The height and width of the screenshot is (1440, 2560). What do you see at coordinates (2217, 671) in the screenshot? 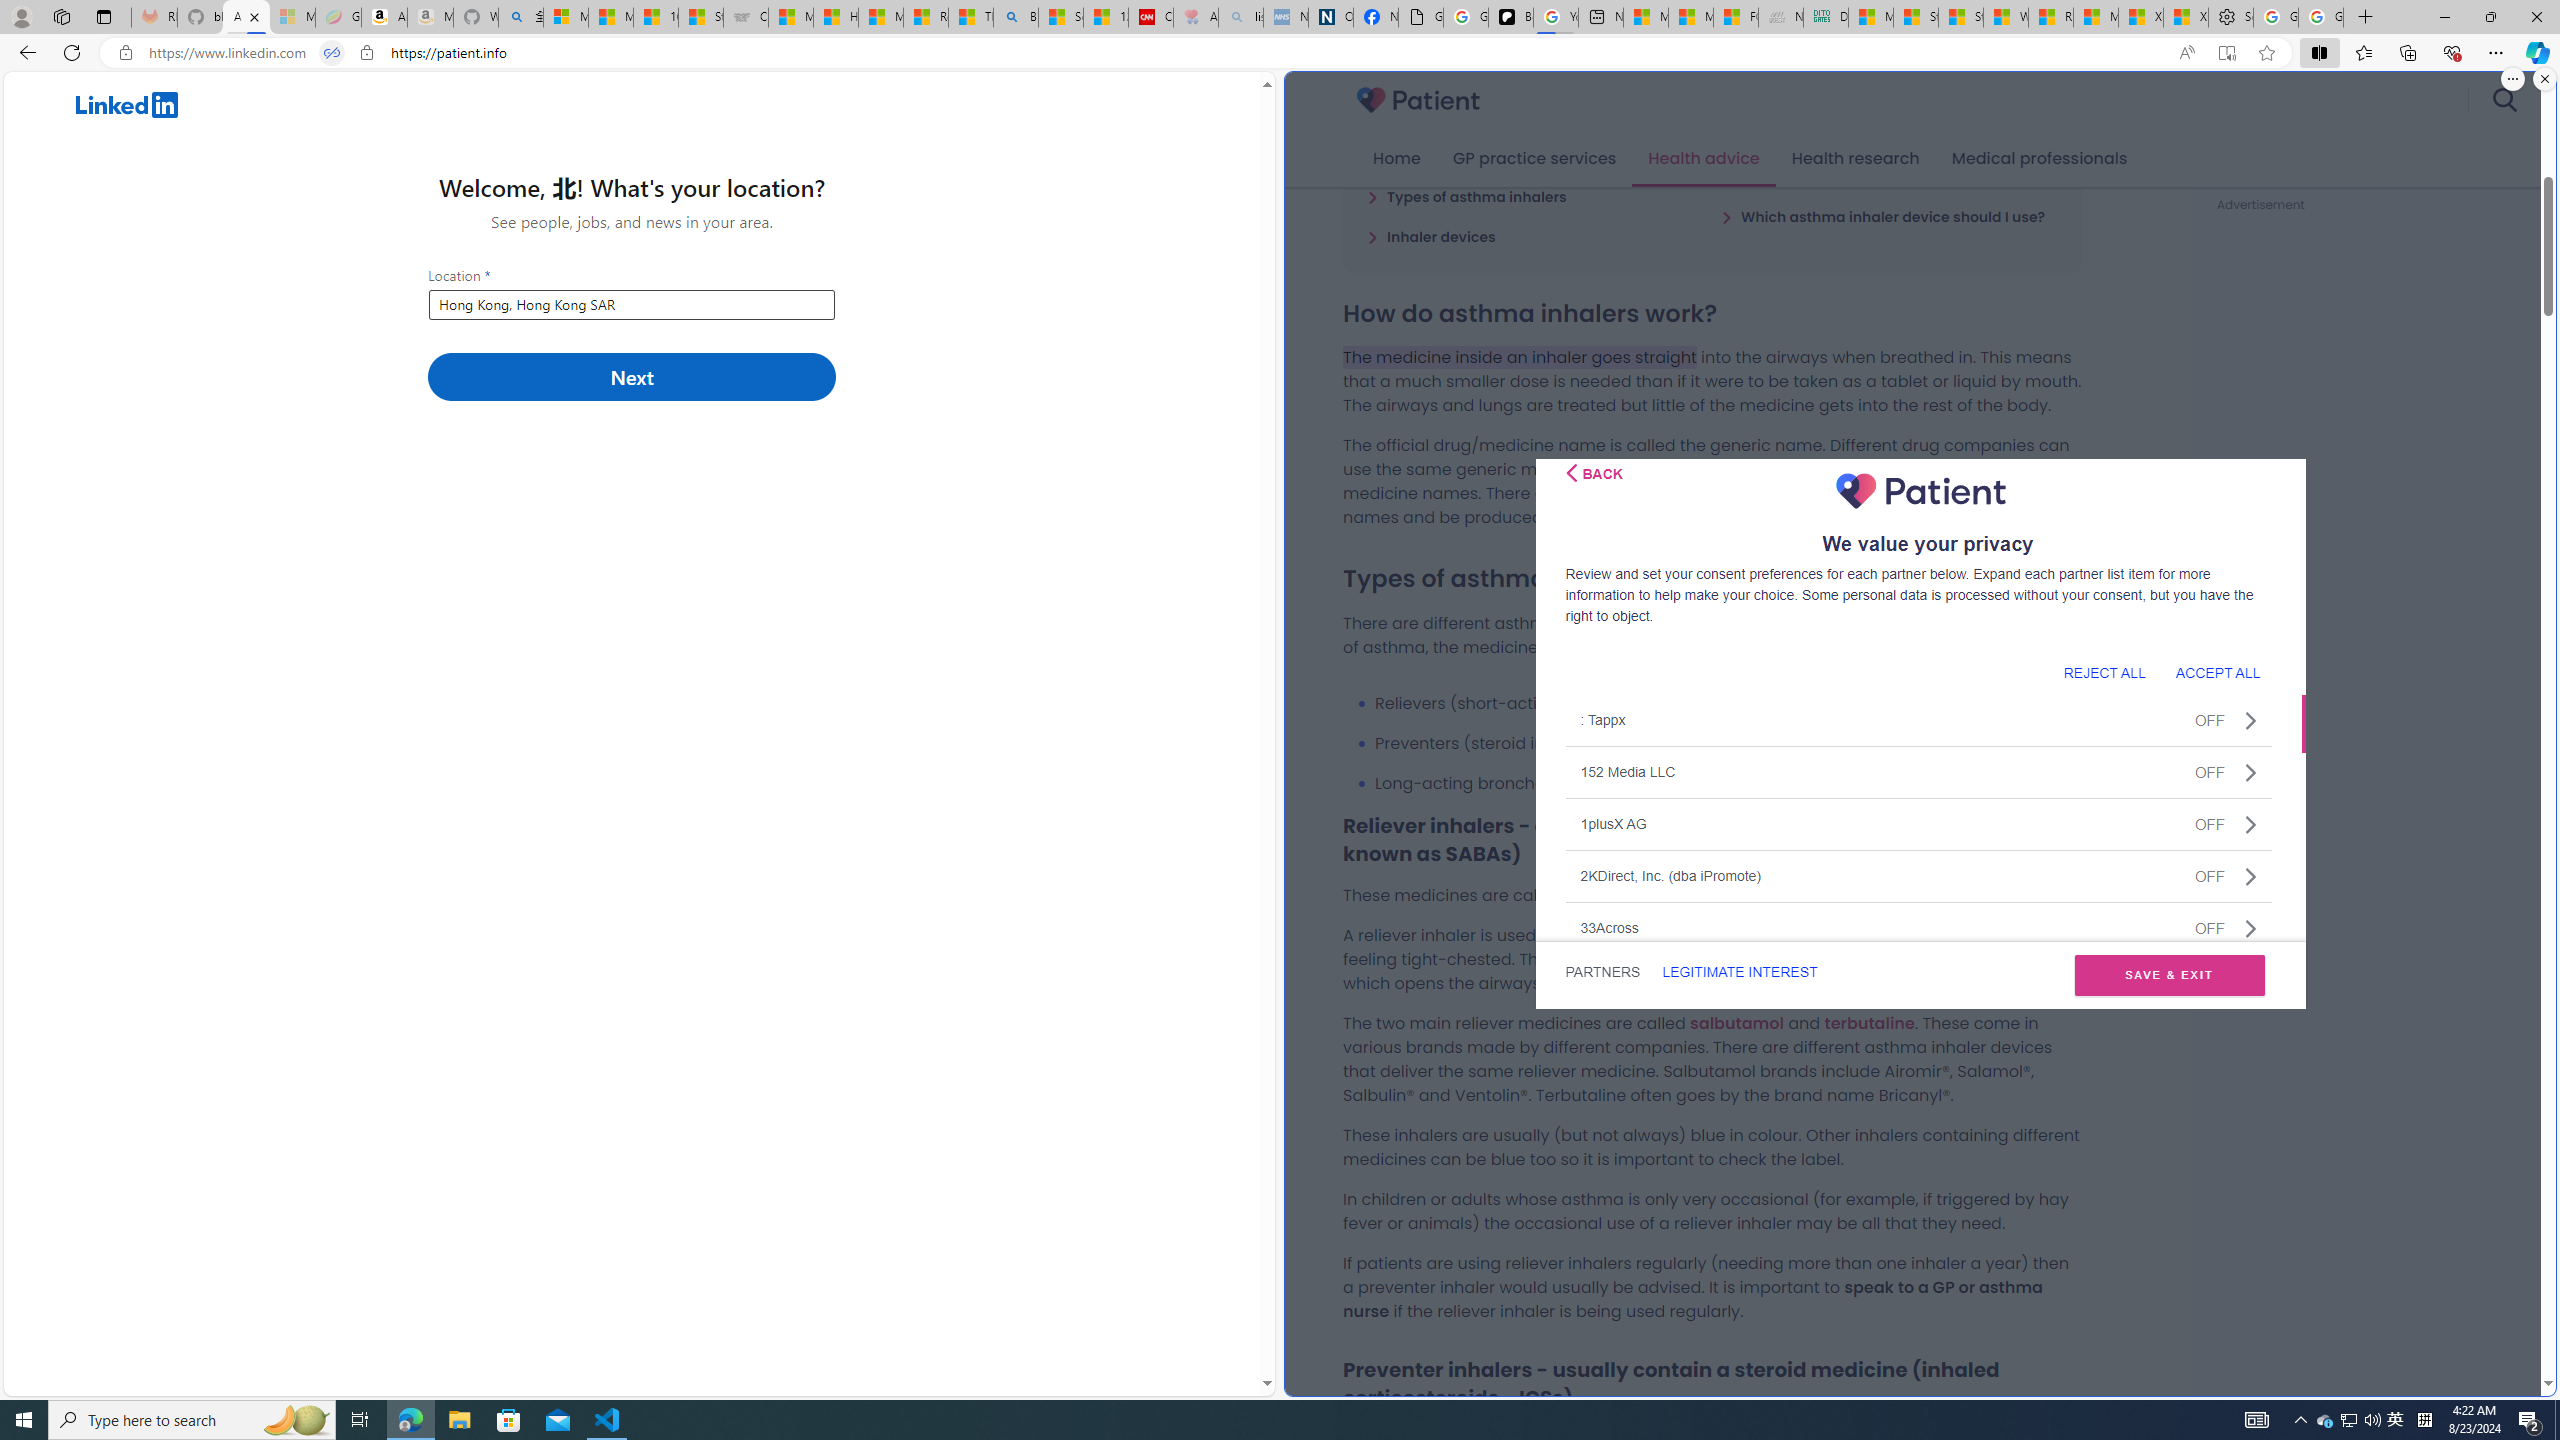
I see `'ACCEPT ALL'` at bounding box center [2217, 671].